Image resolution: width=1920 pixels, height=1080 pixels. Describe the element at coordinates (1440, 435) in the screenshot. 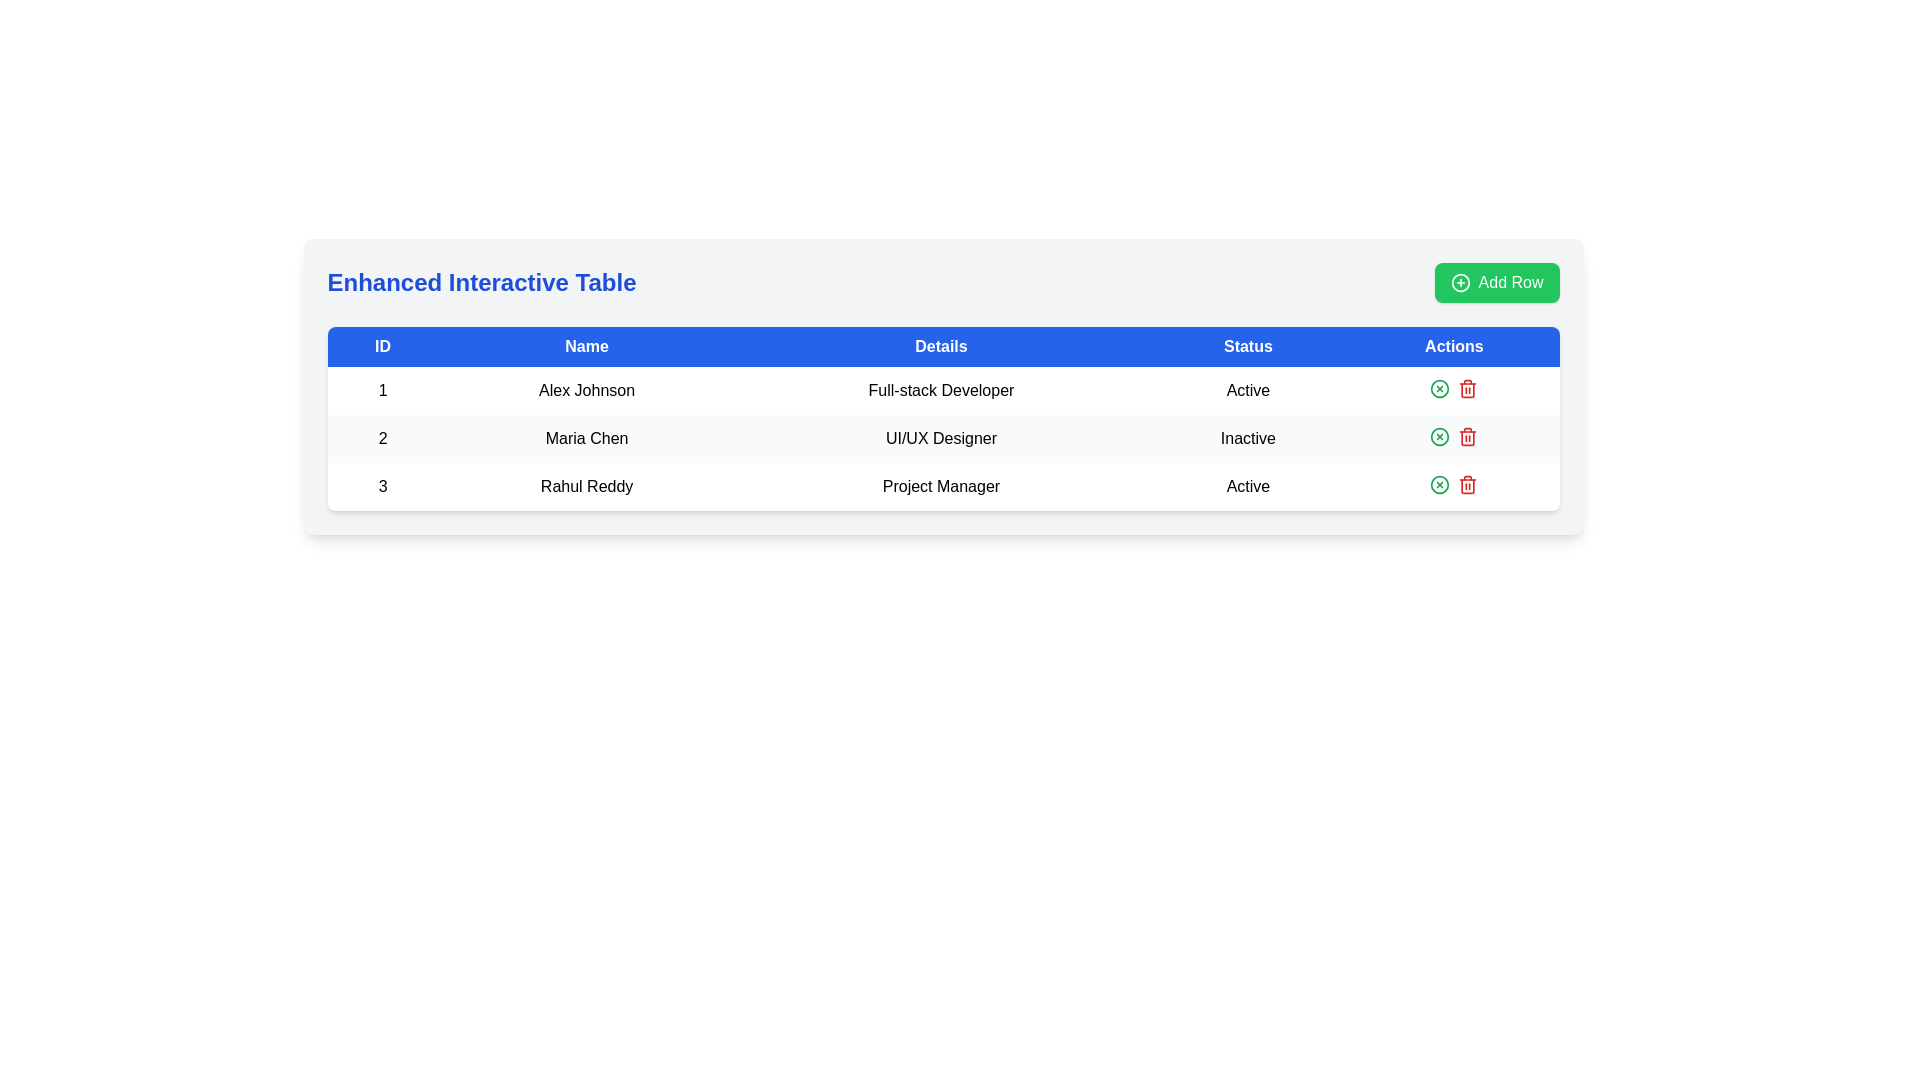

I see `the green circular button with a cross mark inside it, located in the 'Actions' column of the second row of the table` at that location.